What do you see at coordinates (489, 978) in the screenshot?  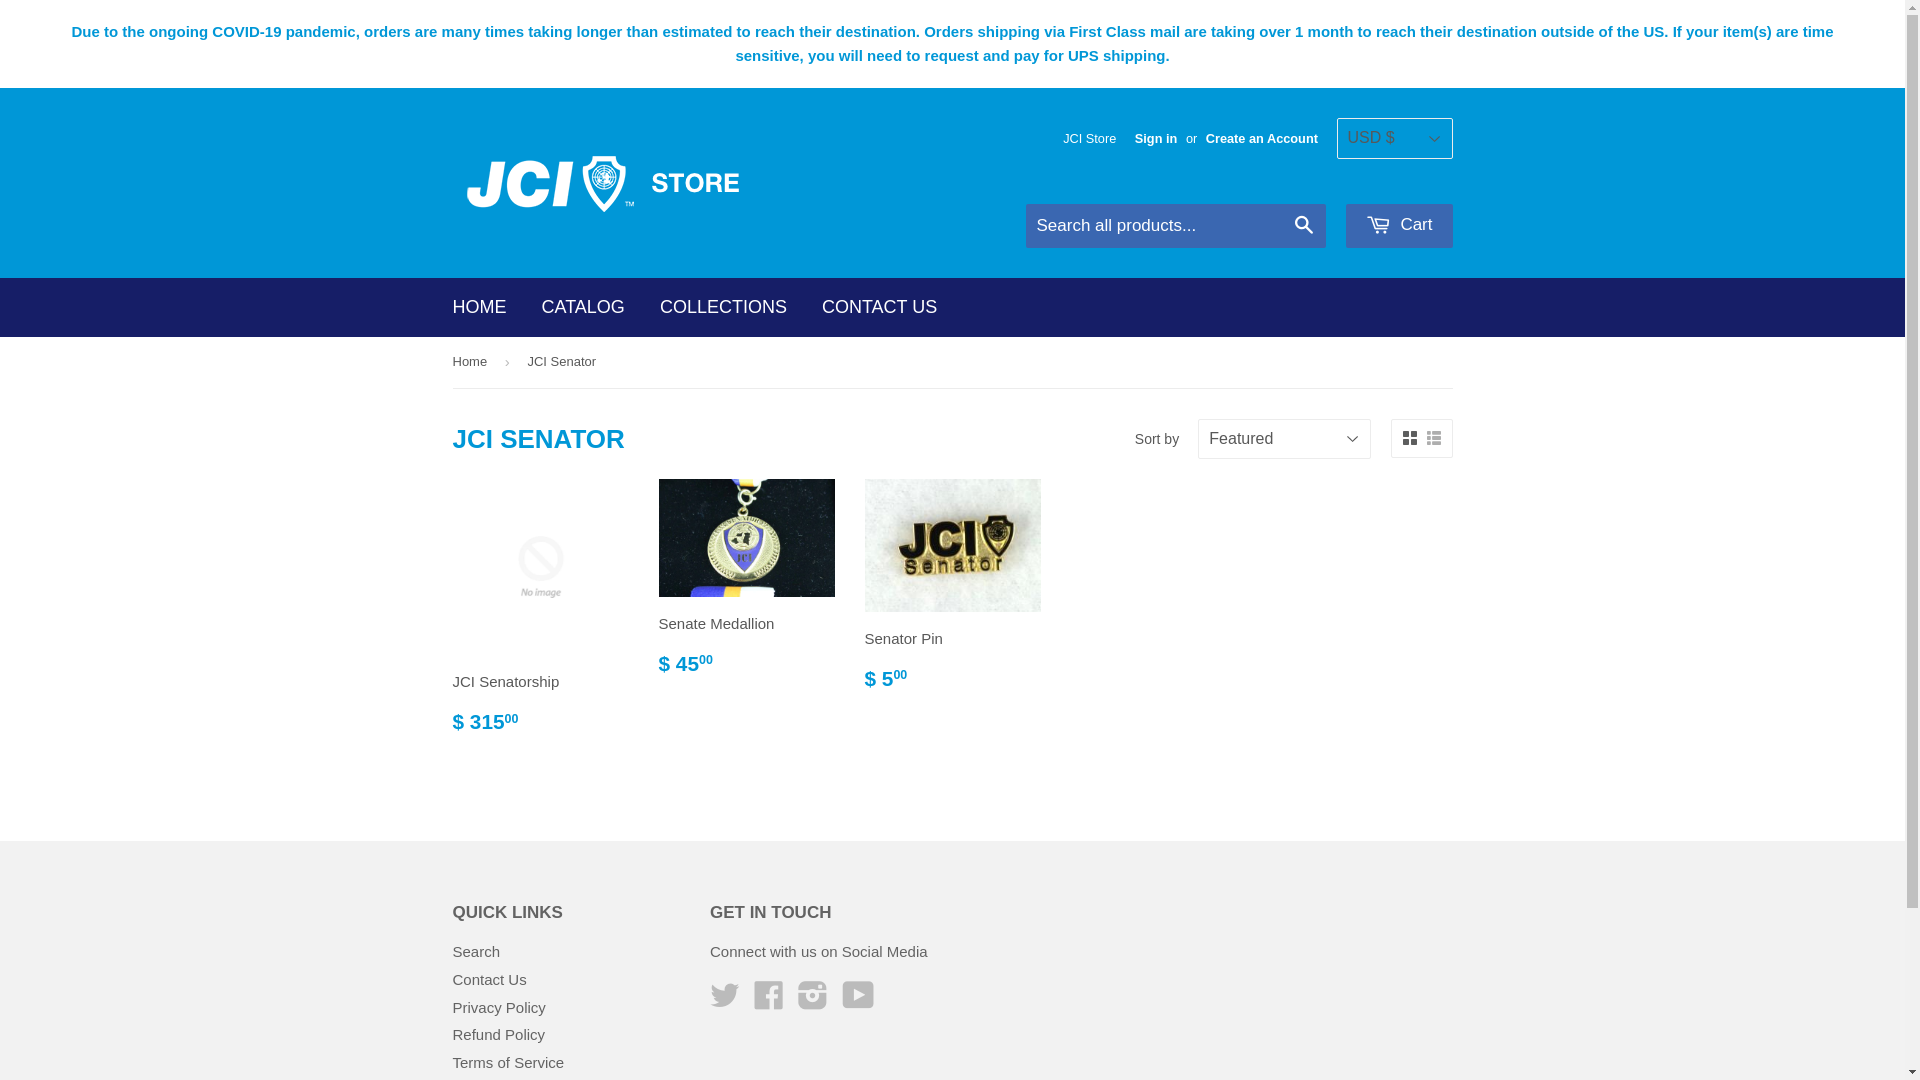 I see `'Contact Us'` at bounding box center [489, 978].